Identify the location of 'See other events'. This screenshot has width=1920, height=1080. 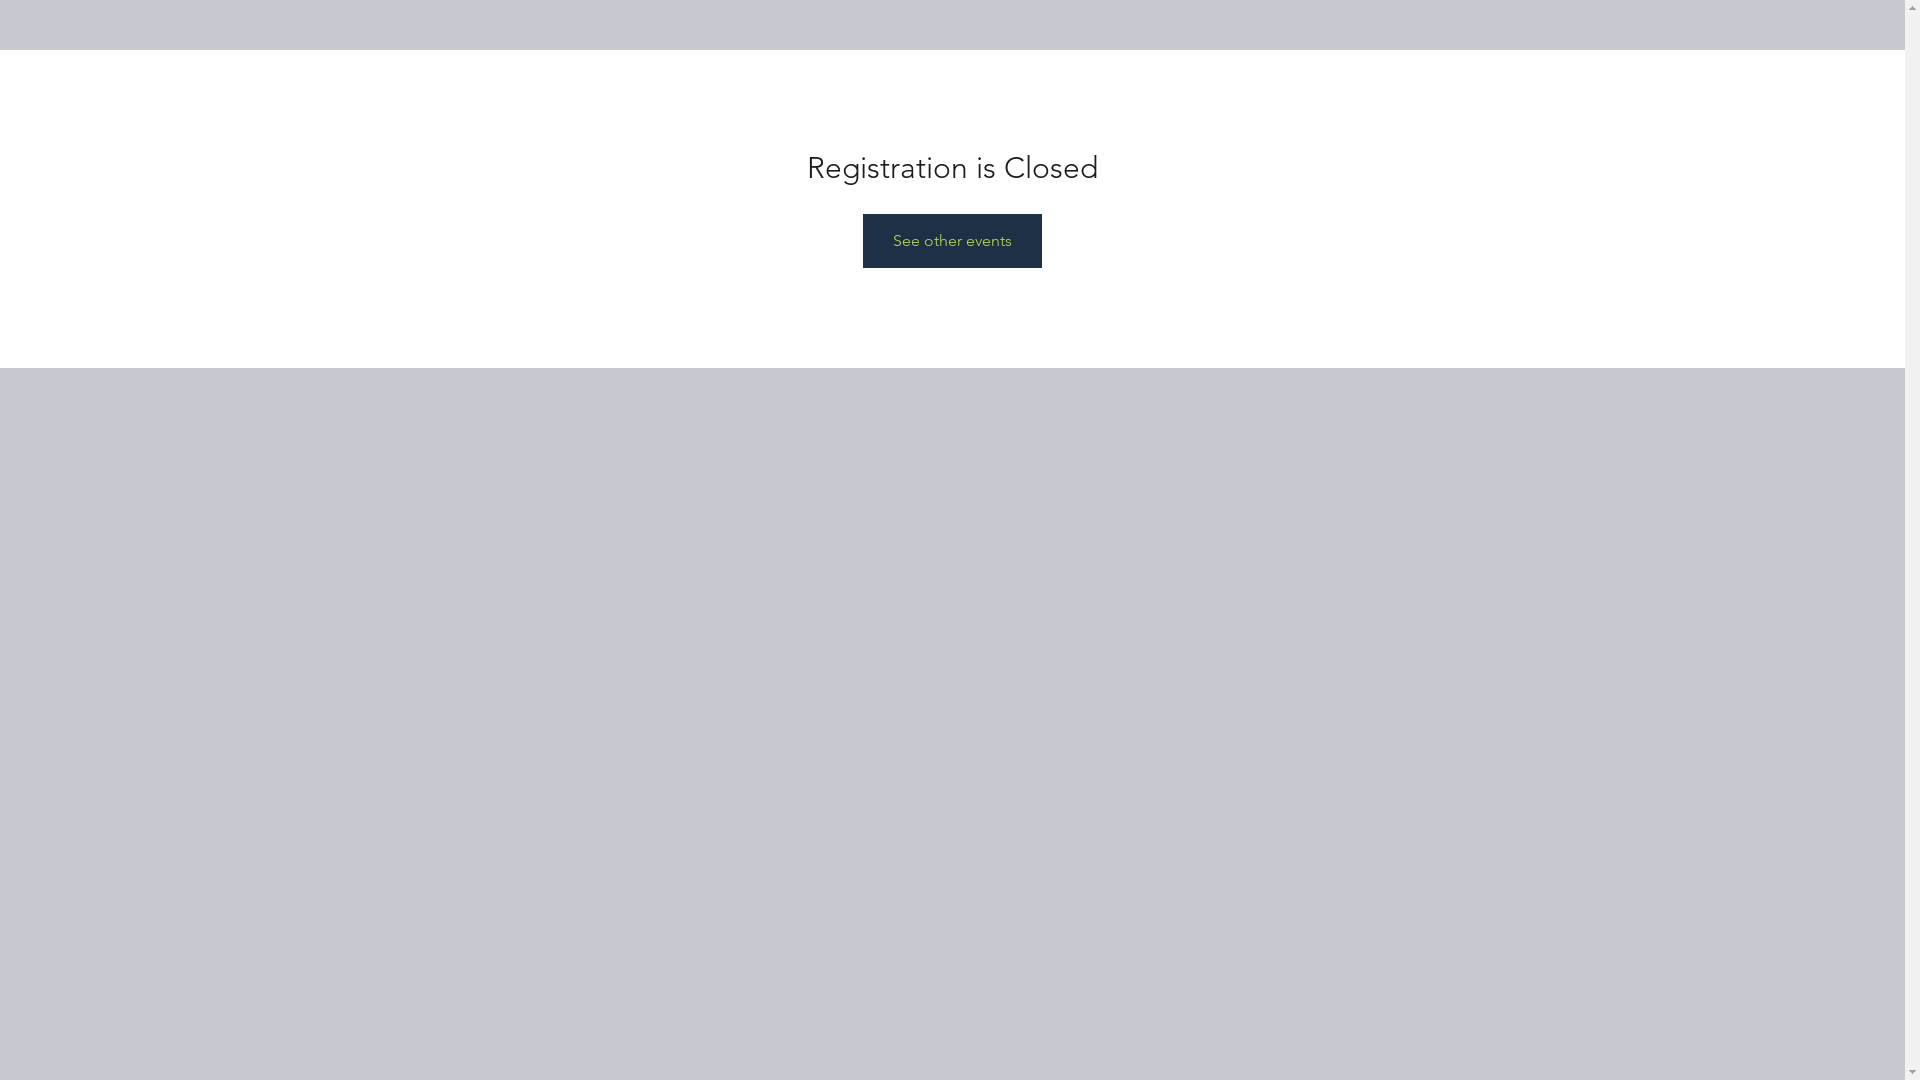
(951, 239).